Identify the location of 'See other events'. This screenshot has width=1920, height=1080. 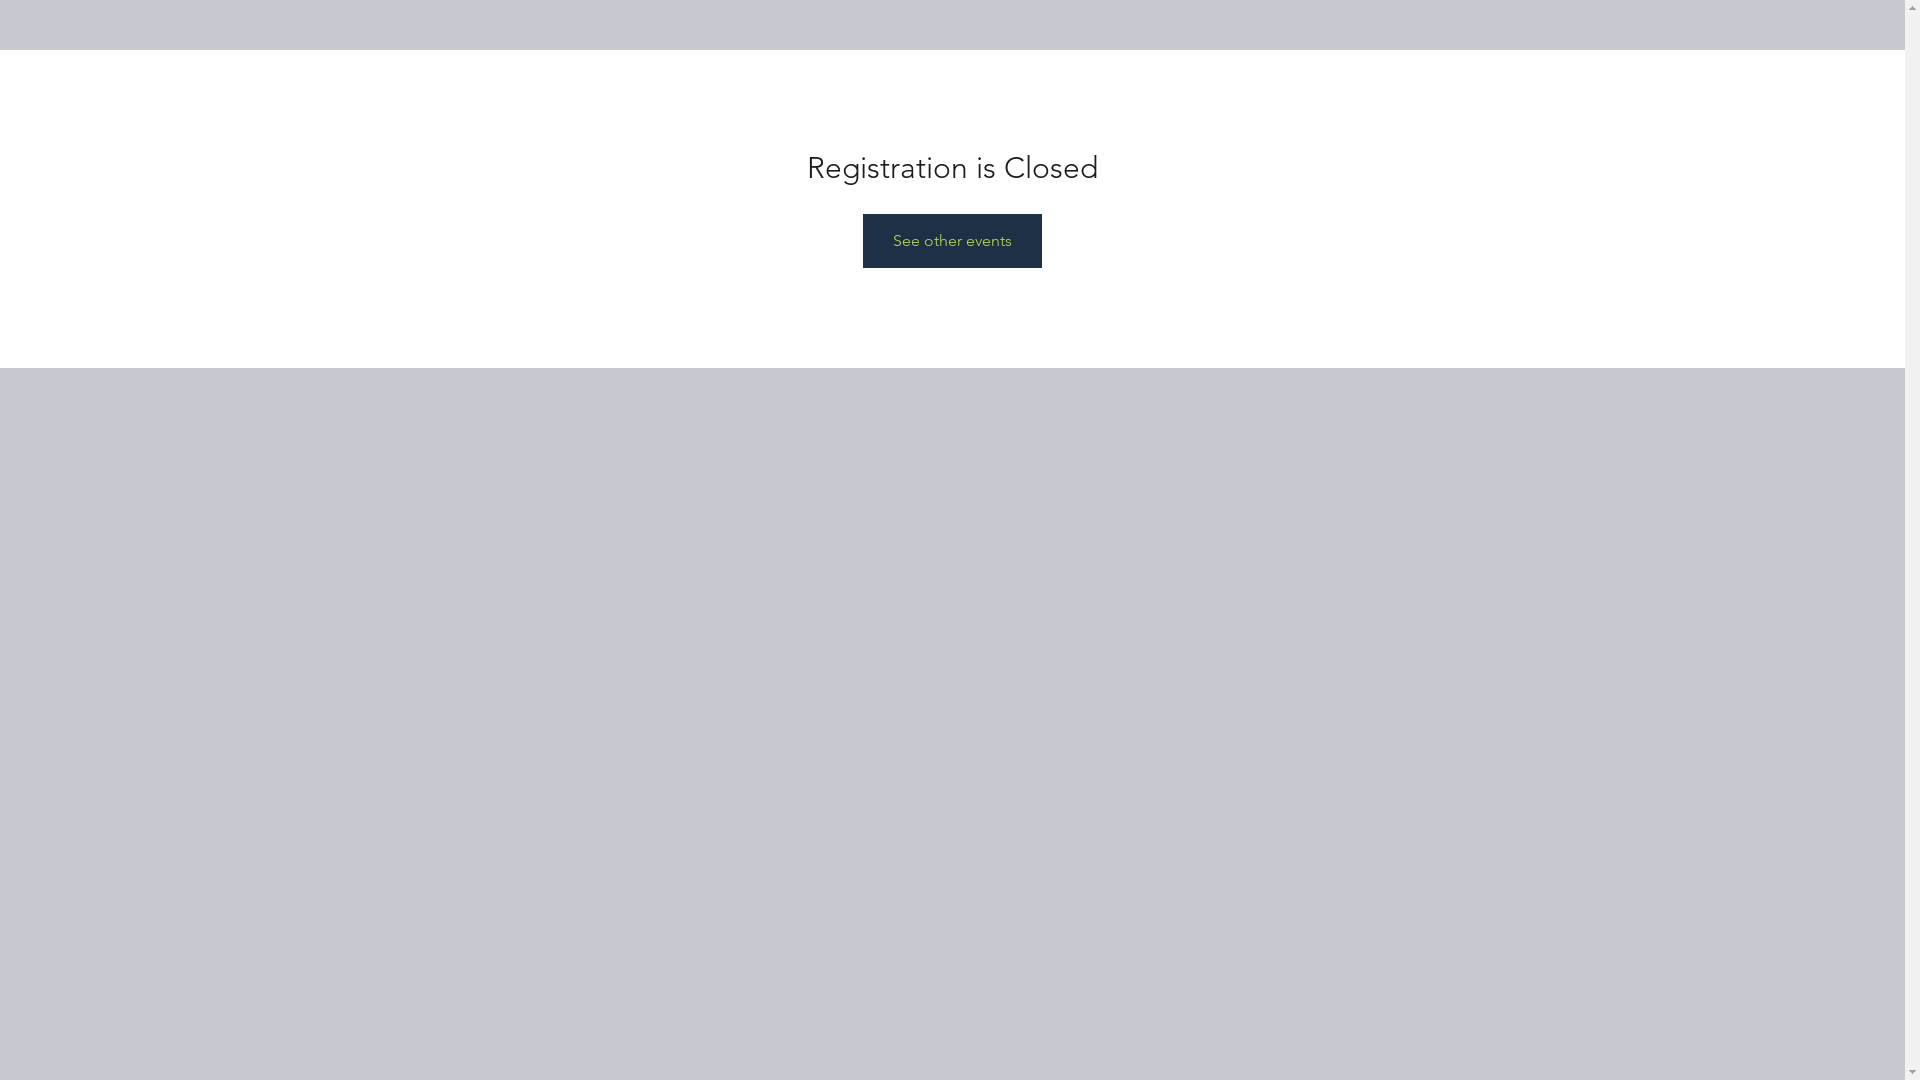
(951, 239).